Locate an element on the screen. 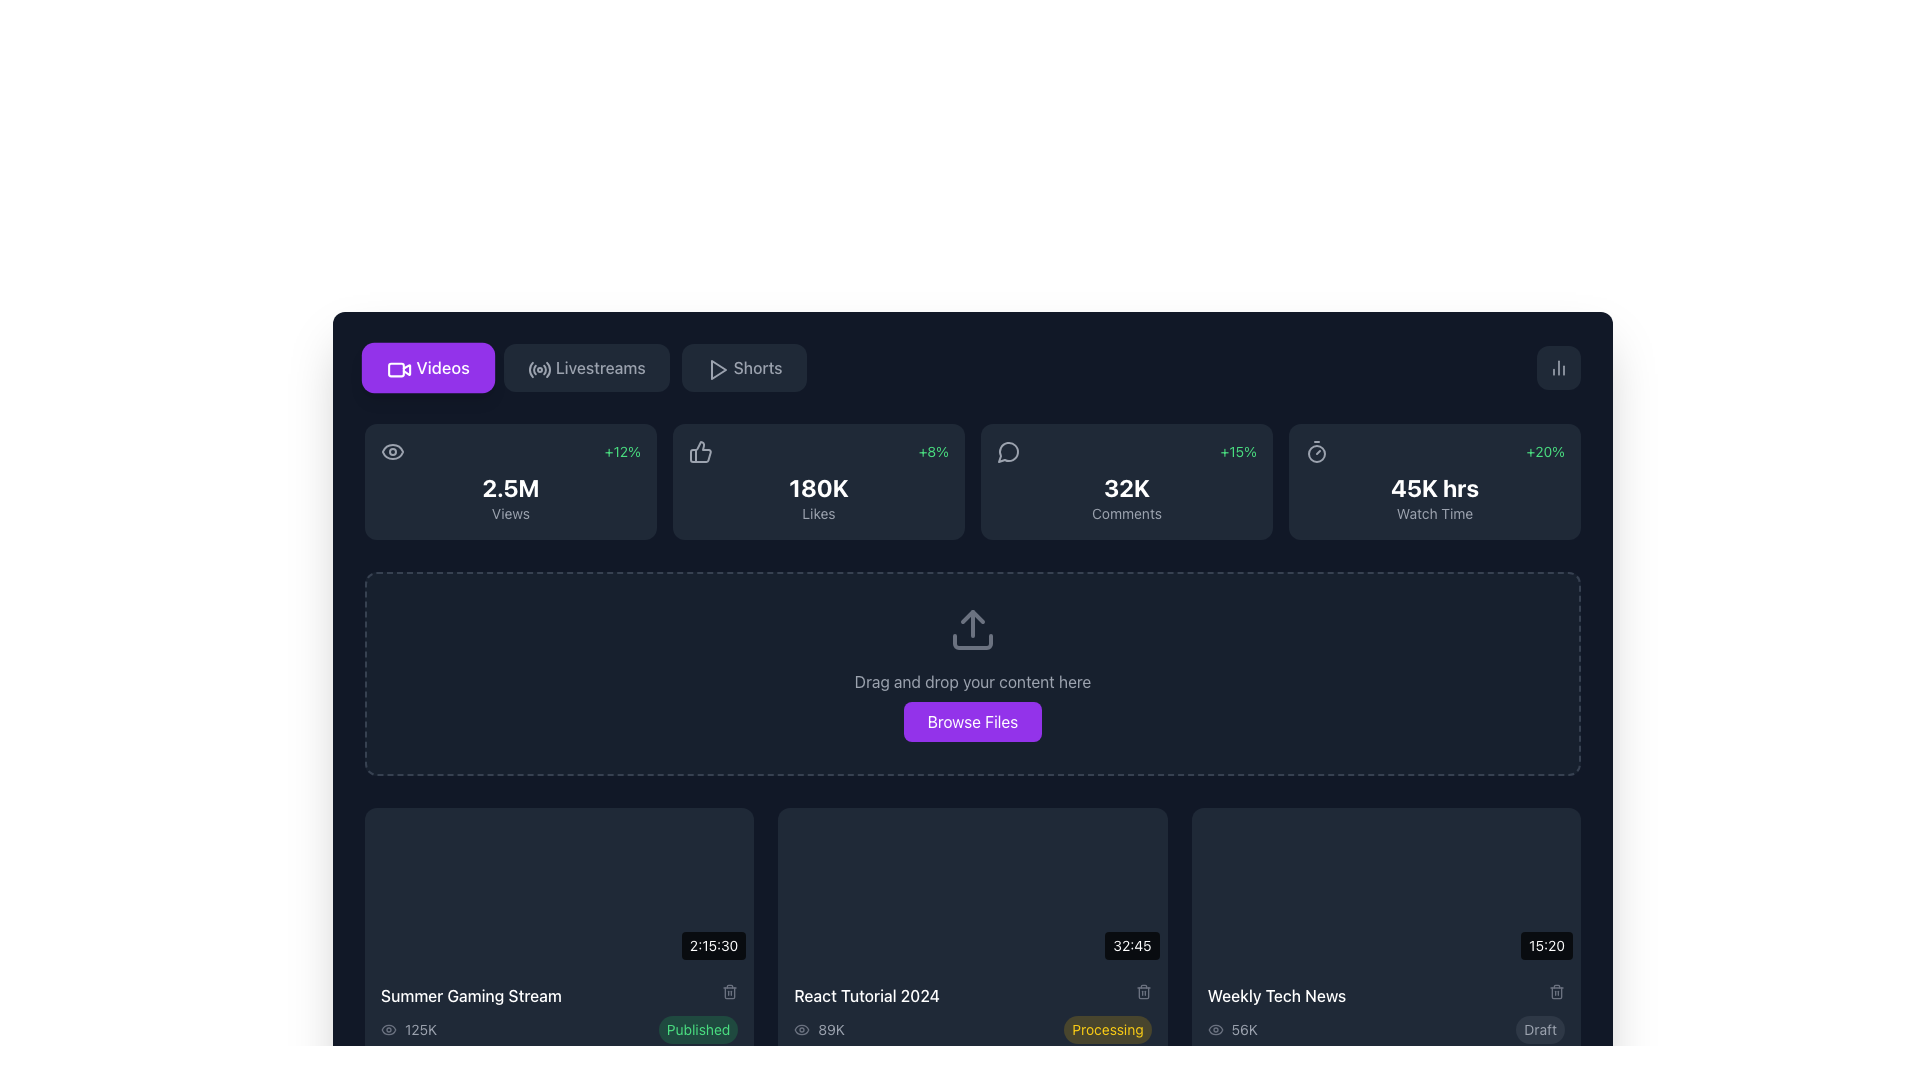 The height and width of the screenshot is (1080, 1920). the text label displaying '56K' in light gray color, located beside the eye icon in the bottom-right card of the grid layout is located at coordinates (1231, 1029).